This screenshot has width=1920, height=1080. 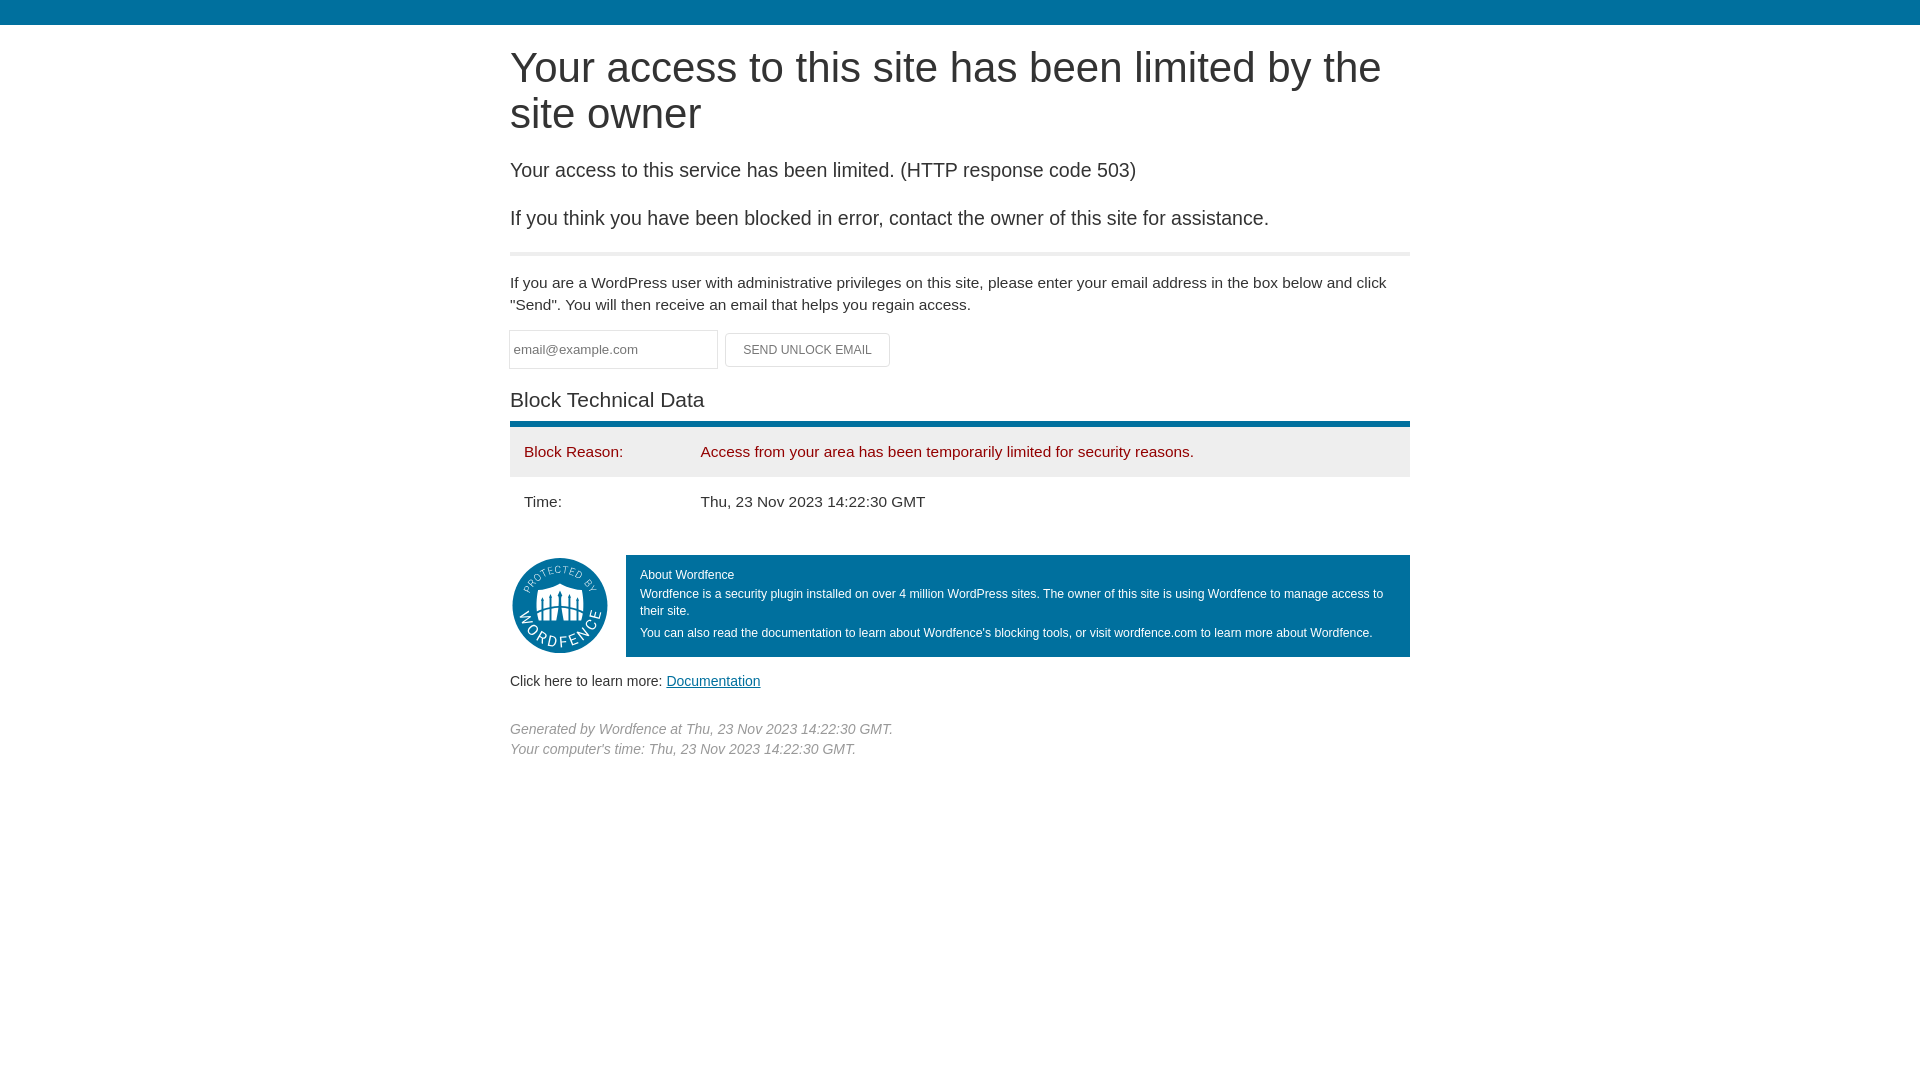 I want to click on 'Send Unlock Email', so click(x=807, y=349).